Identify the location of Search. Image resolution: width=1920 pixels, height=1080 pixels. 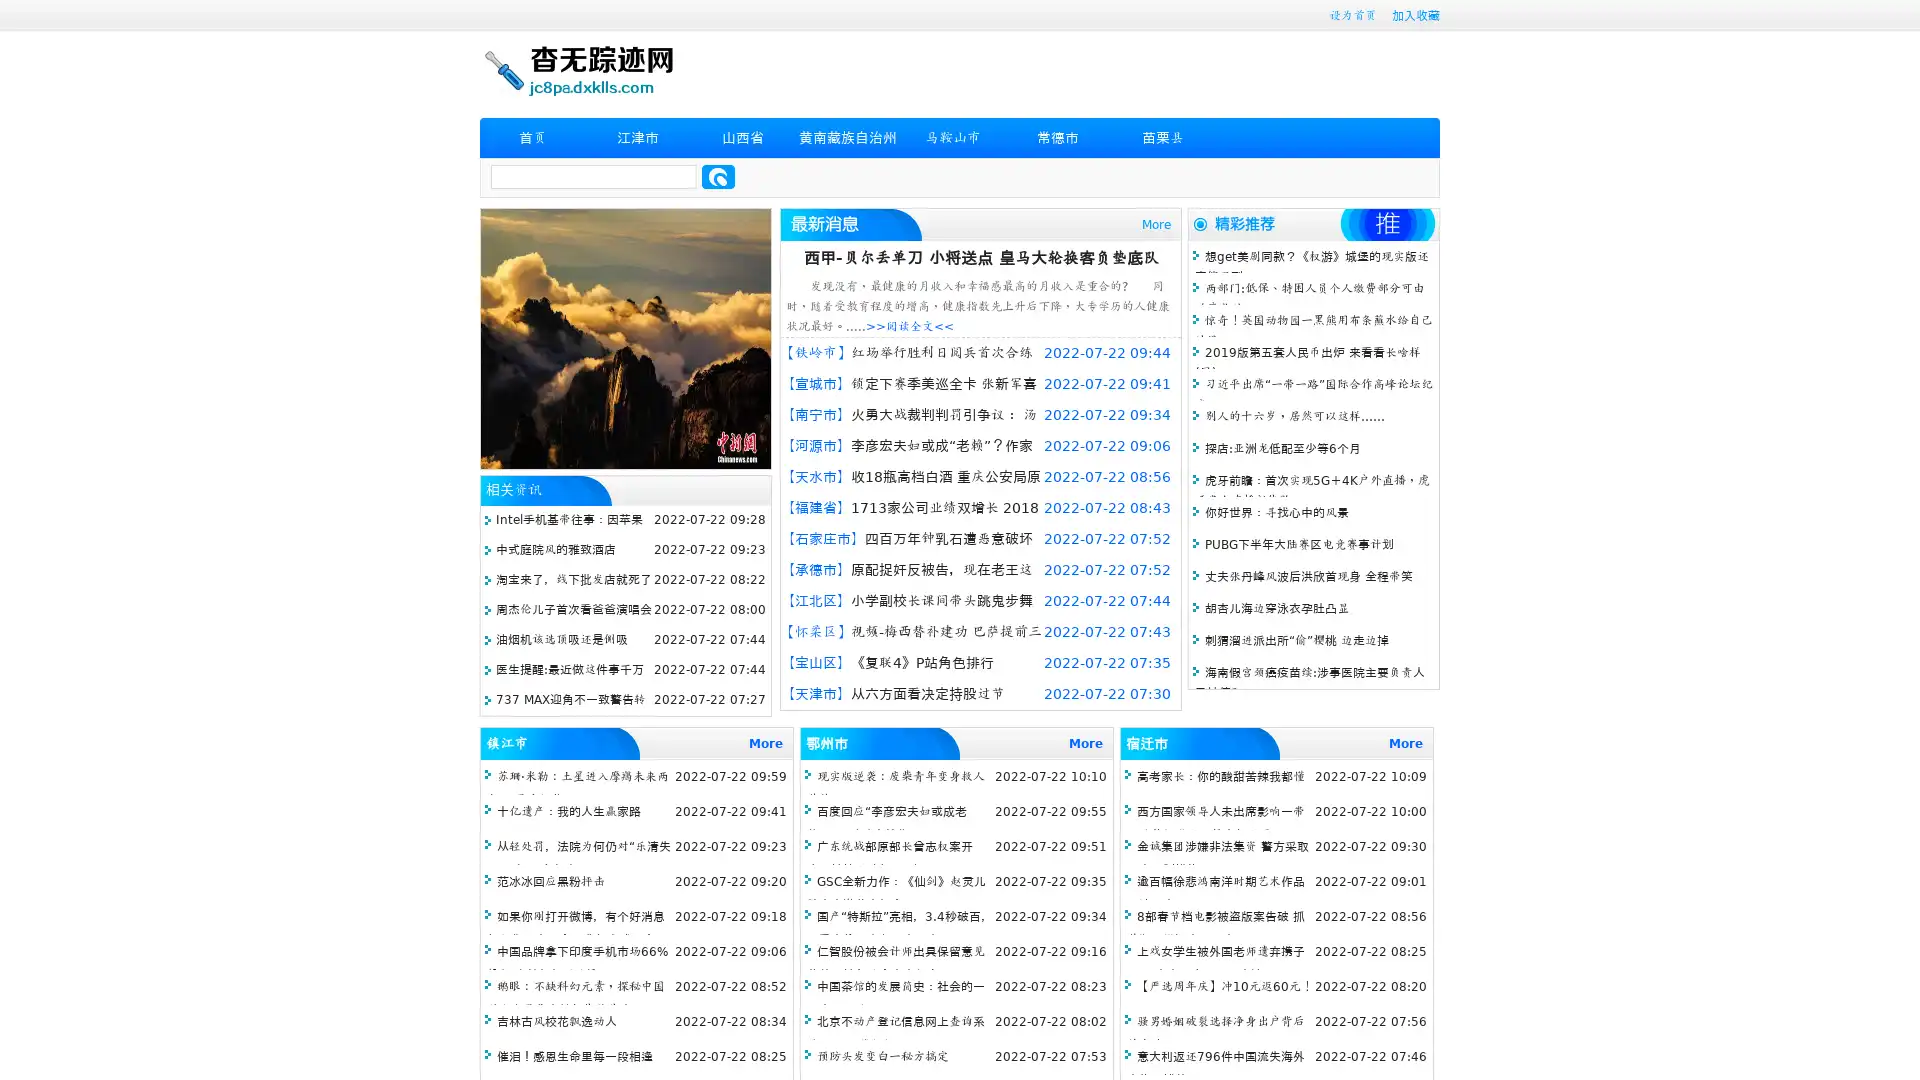
(718, 176).